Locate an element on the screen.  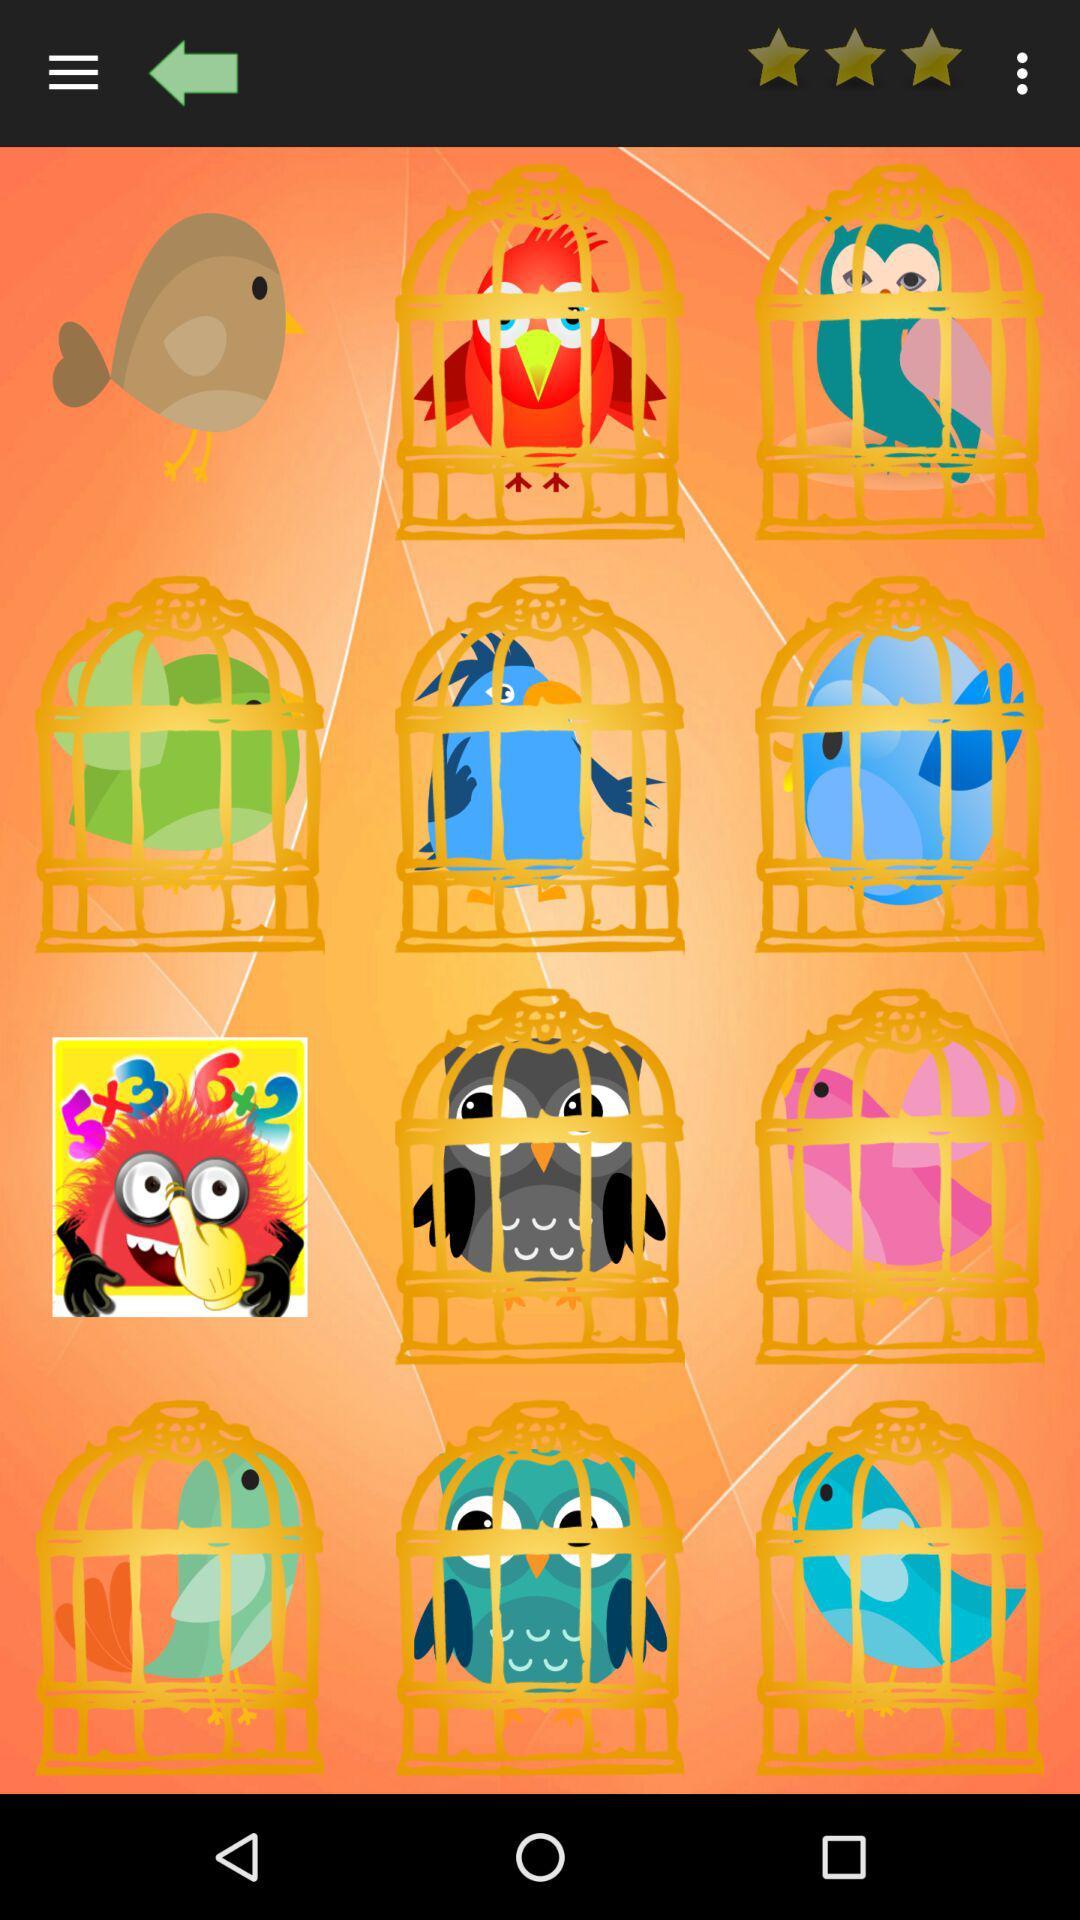
chooses this emoji is located at coordinates (540, 1587).